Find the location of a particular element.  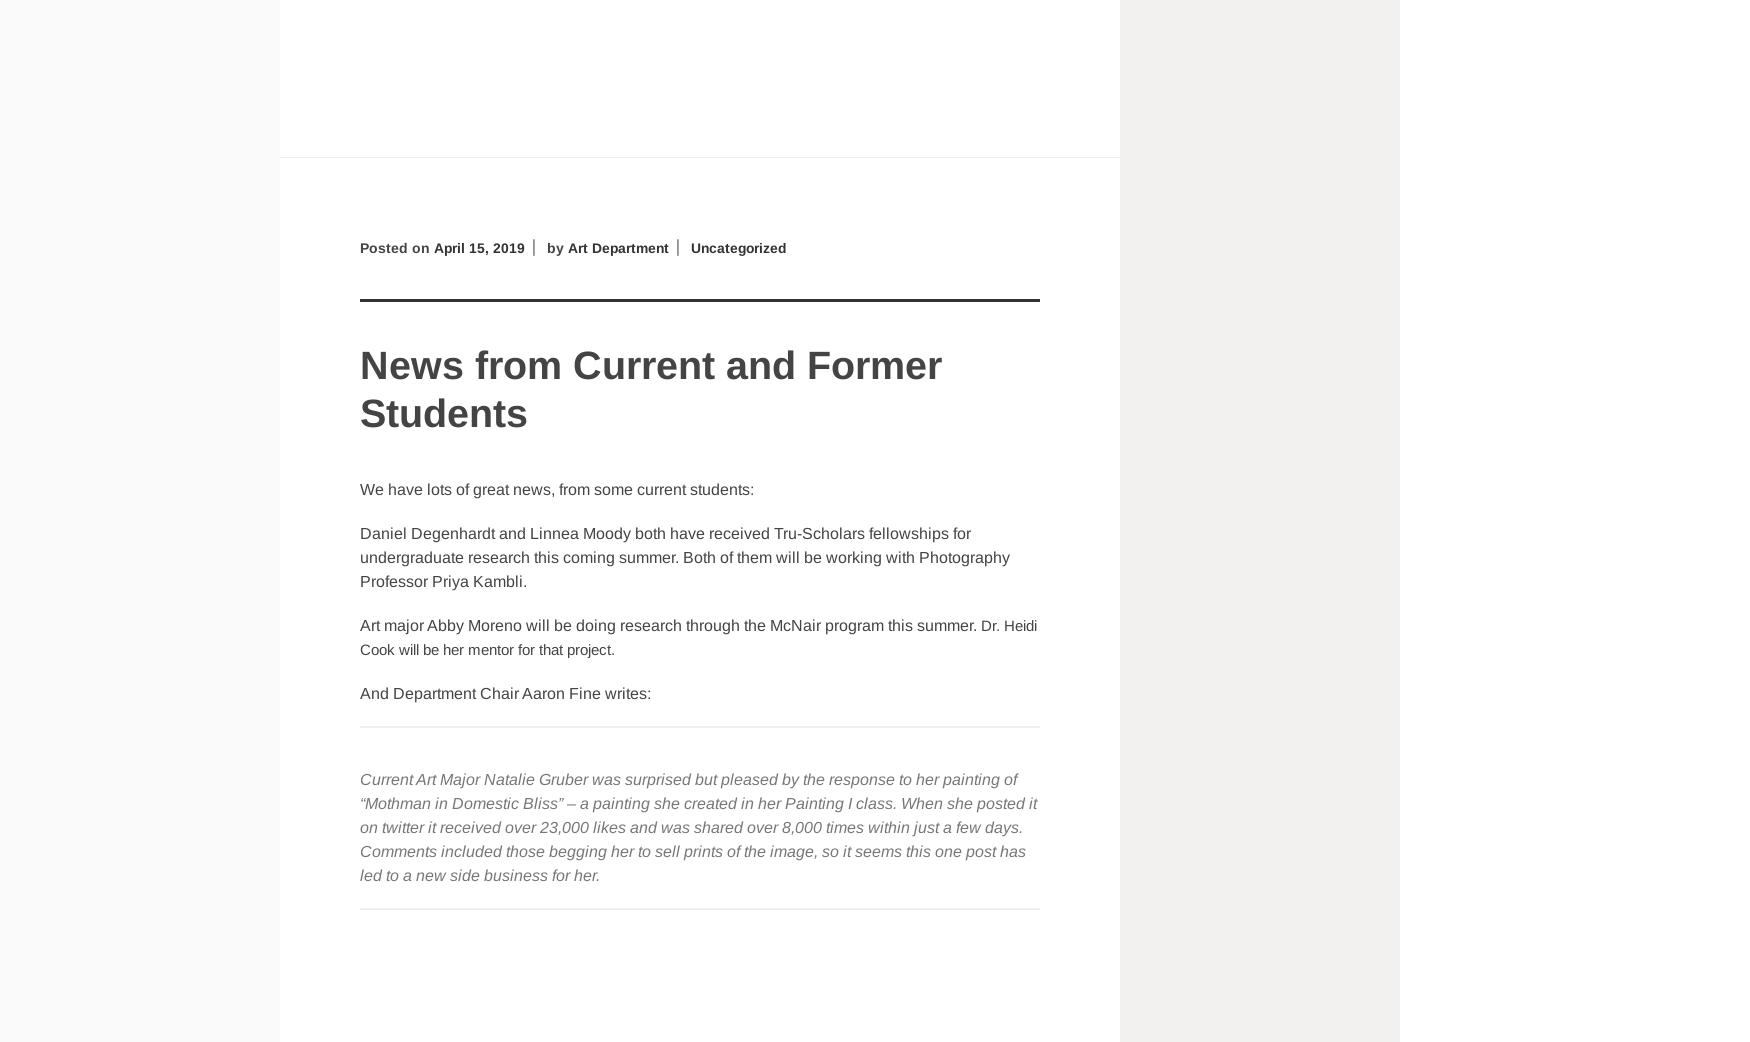

'Dr. Heidi Cook will be her mentor for that project.' is located at coordinates (698, 636).